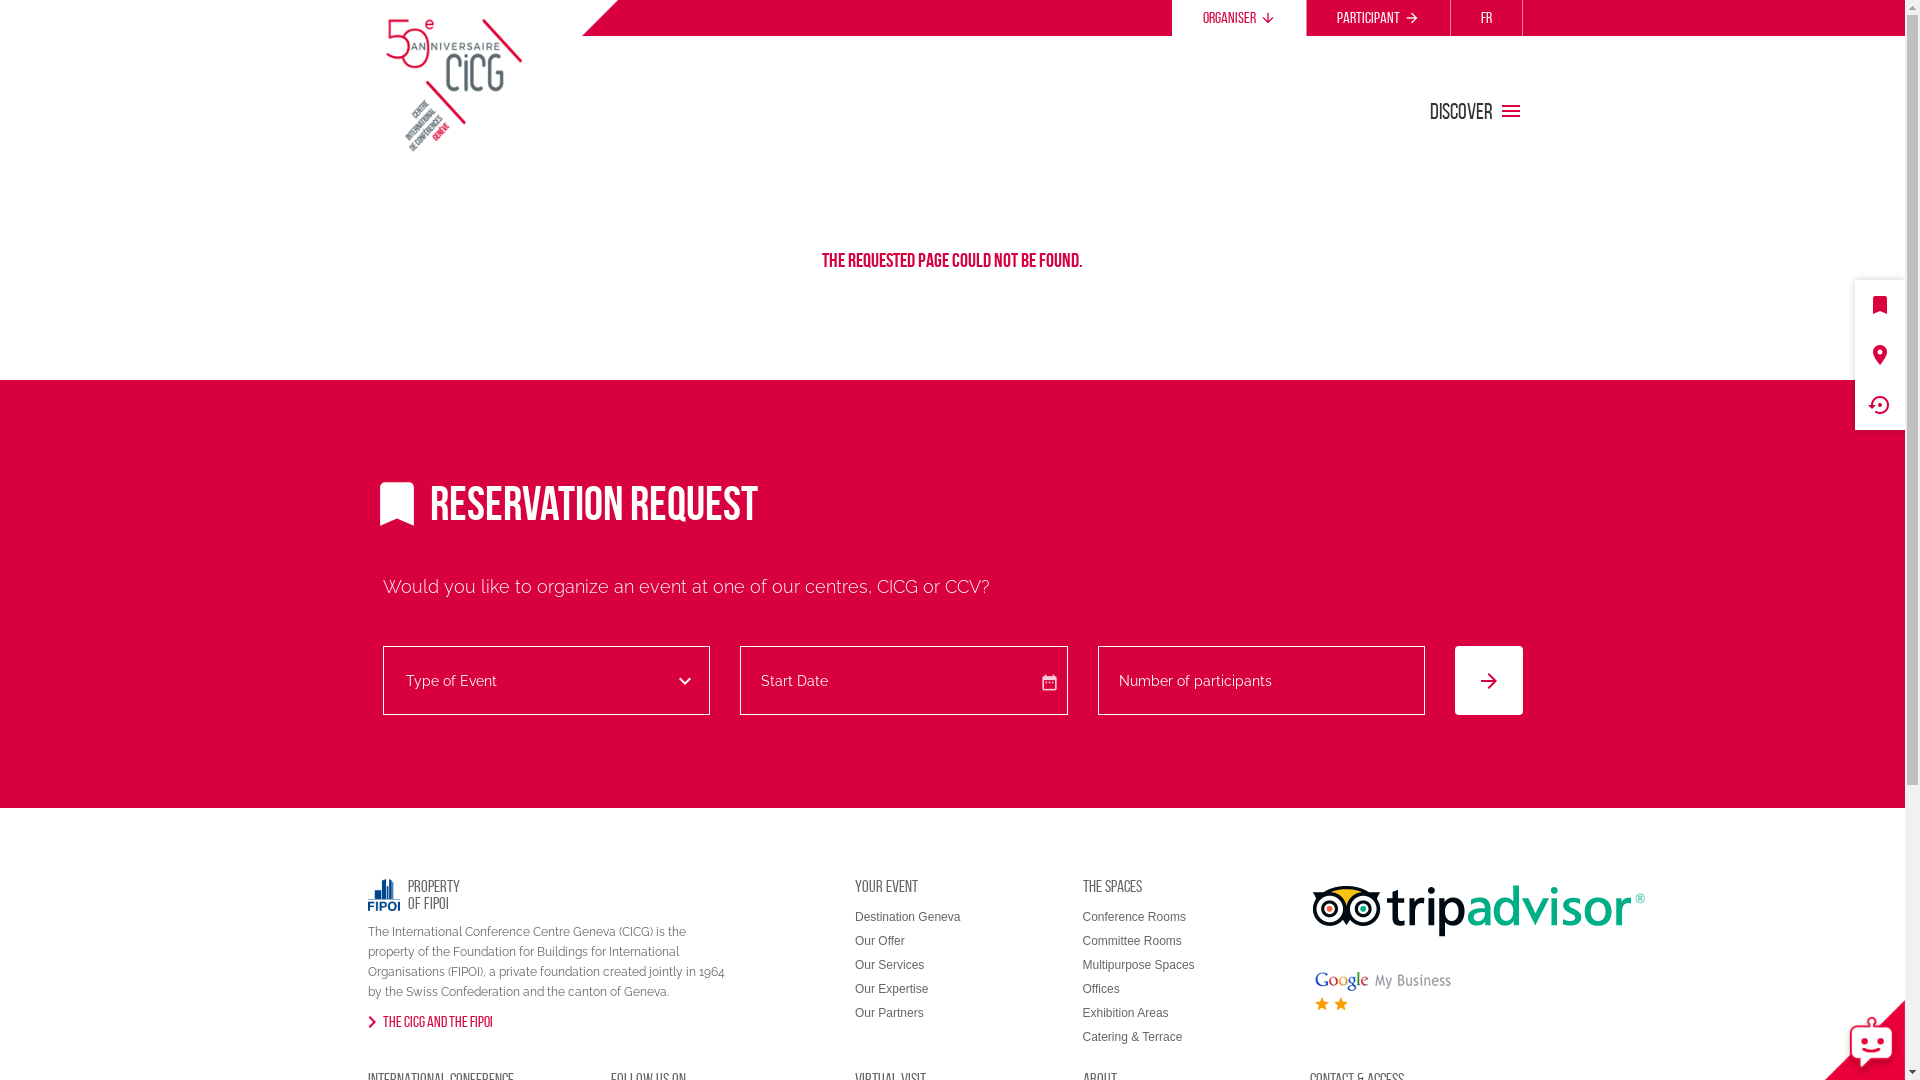 The image size is (1920, 1080). I want to click on 'Destination Geneva', so click(906, 917).